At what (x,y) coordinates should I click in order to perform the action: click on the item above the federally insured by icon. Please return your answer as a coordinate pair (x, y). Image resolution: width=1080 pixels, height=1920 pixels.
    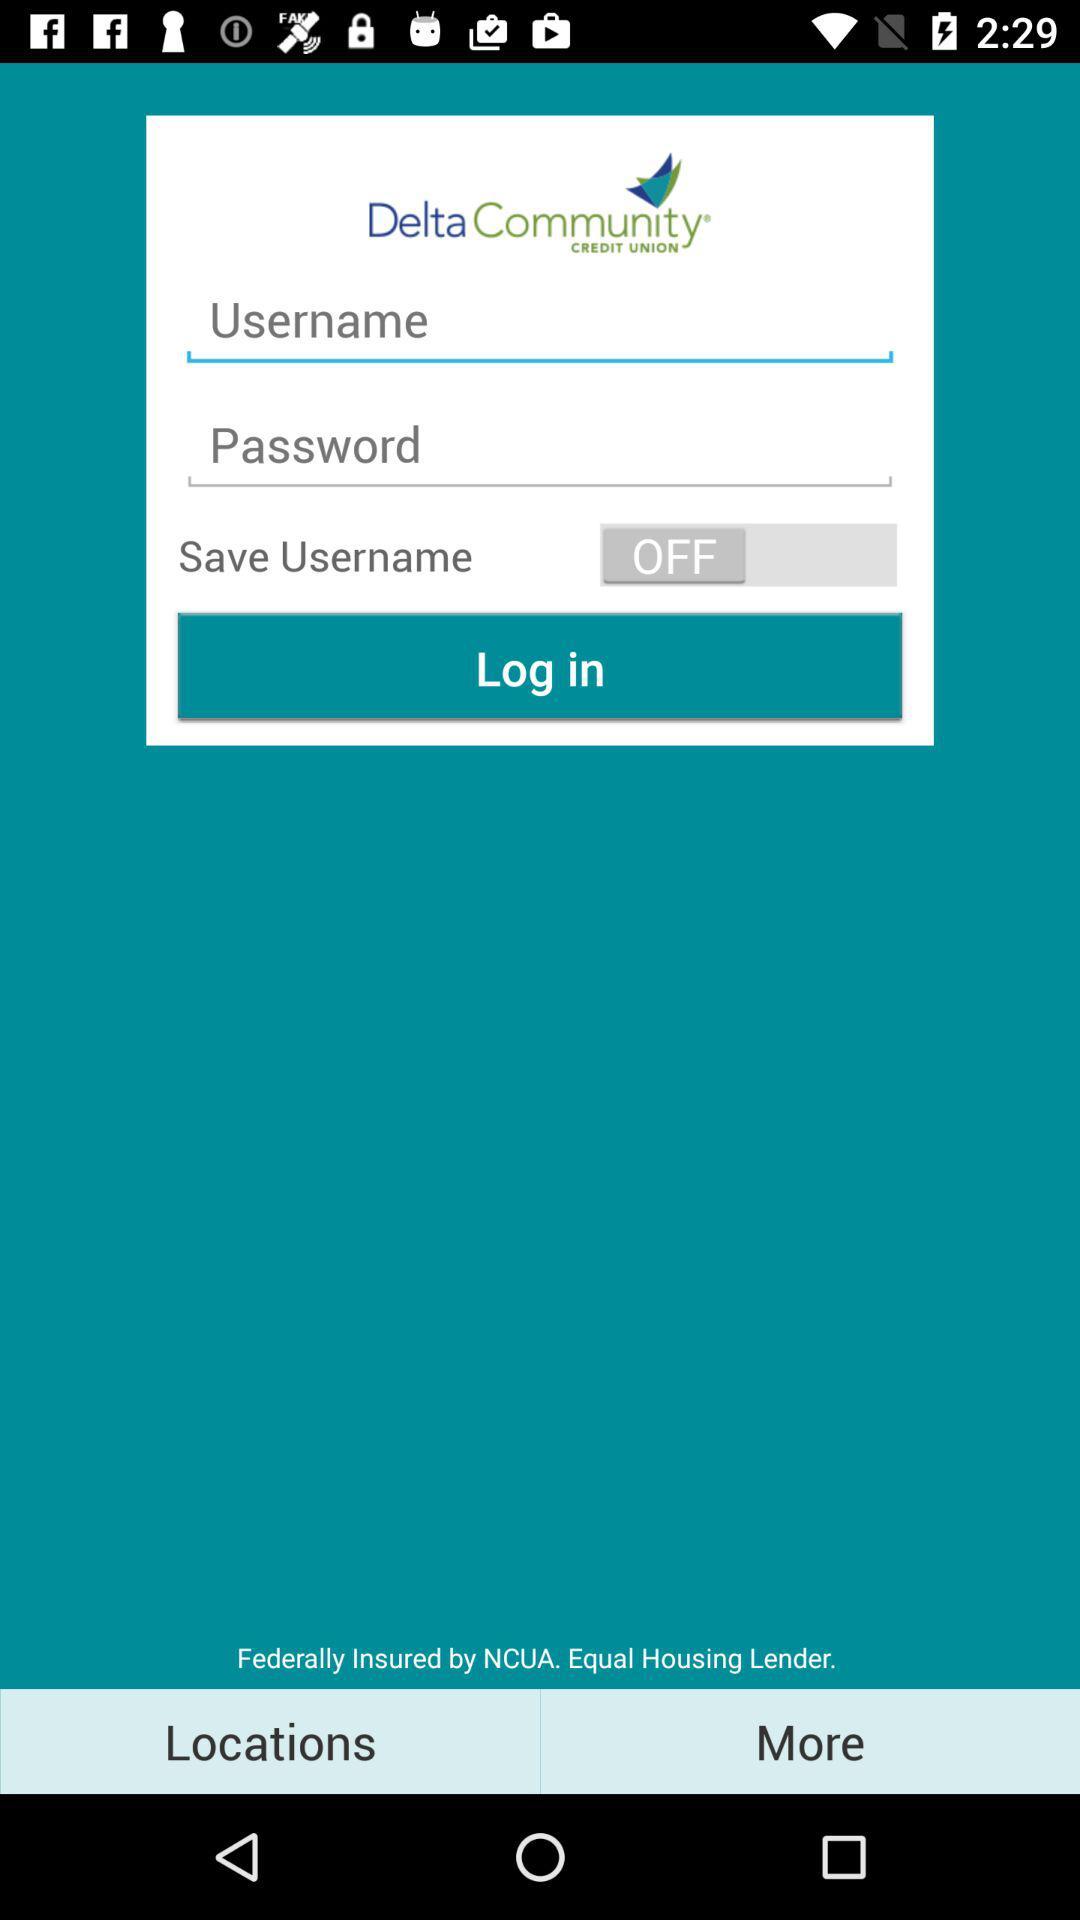
    Looking at the image, I should click on (540, 667).